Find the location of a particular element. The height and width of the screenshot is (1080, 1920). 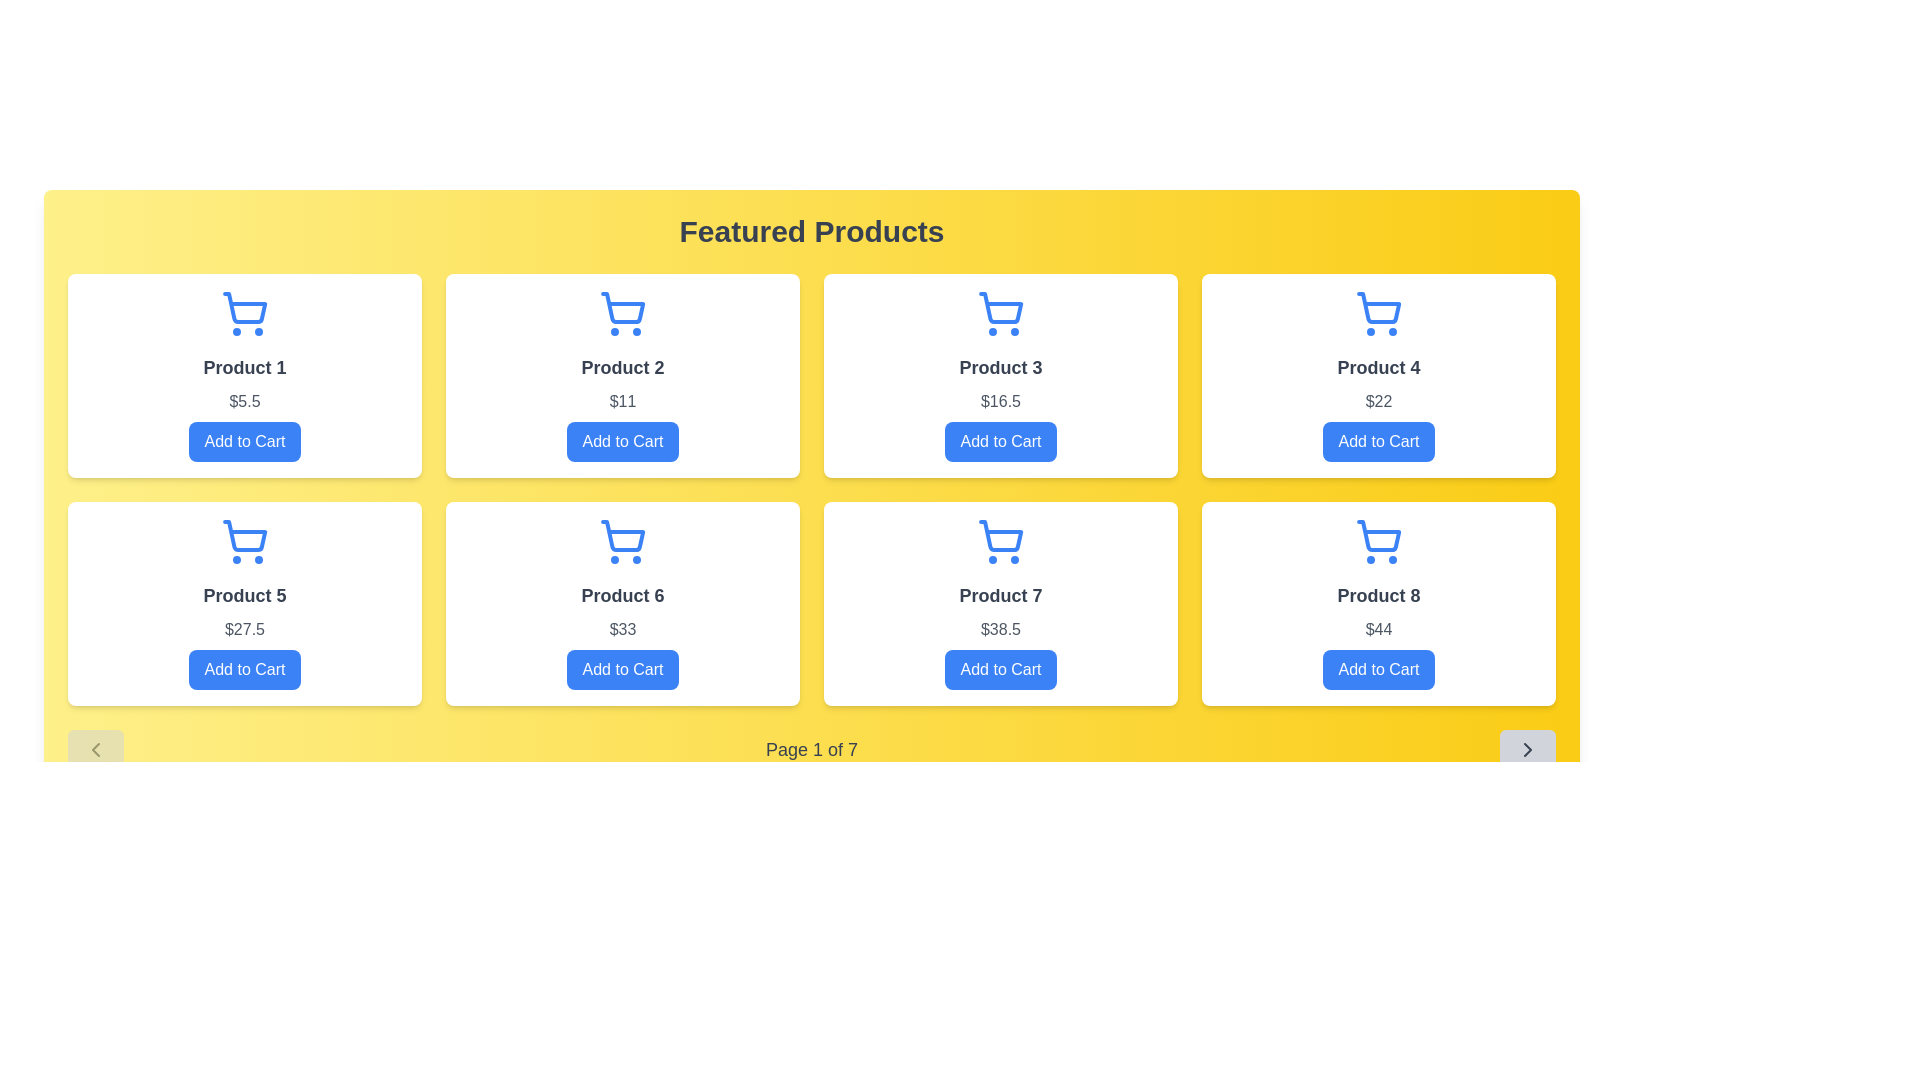

the Text label displaying 'Product 6' which is located in the second row and third column of the product card grid is located at coordinates (622, 595).